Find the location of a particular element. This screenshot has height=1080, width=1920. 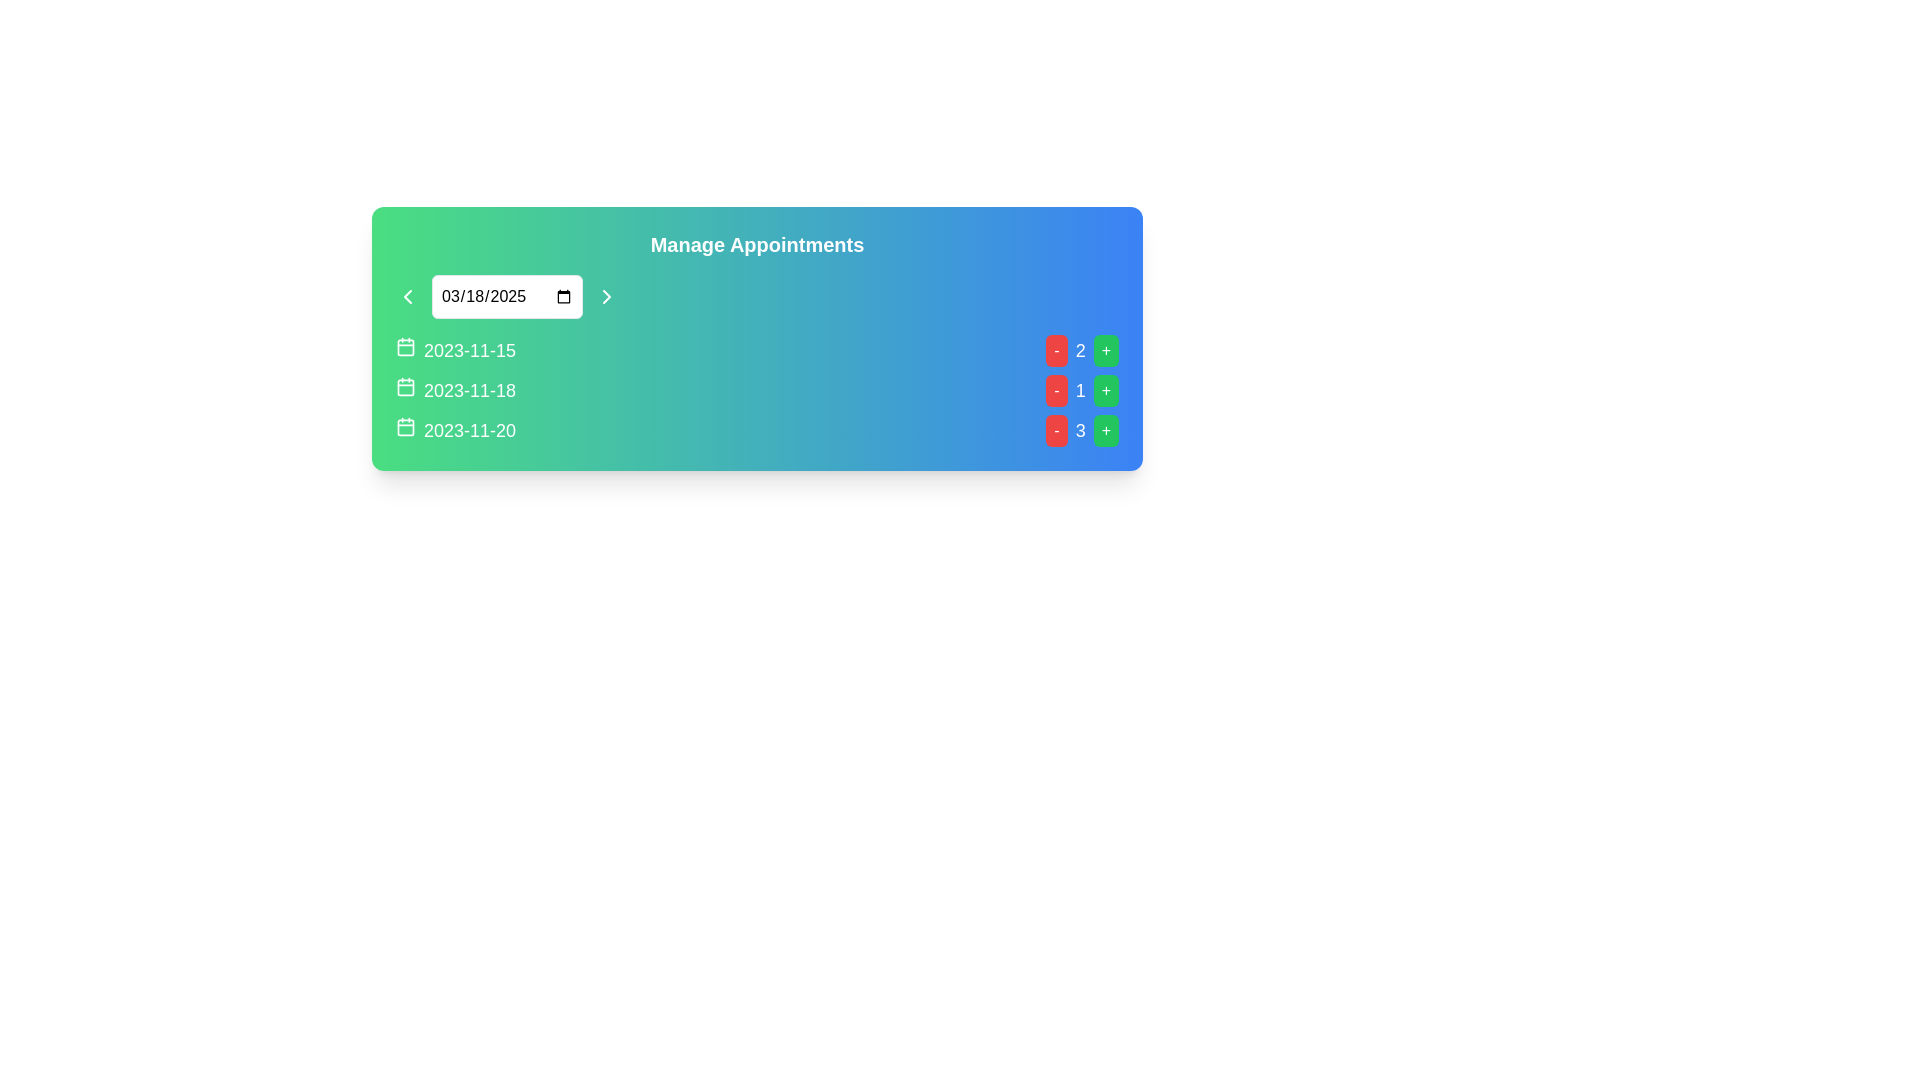

the red minus button of the Counter control is located at coordinates (1081, 350).